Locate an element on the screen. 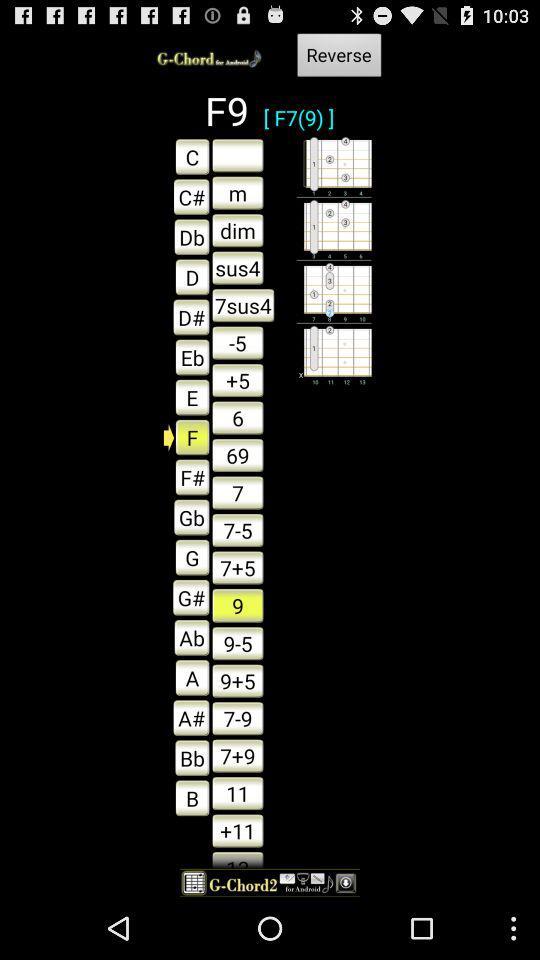 The width and height of the screenshot is (540, 960). adjust note is located at coordinates (237, 154).